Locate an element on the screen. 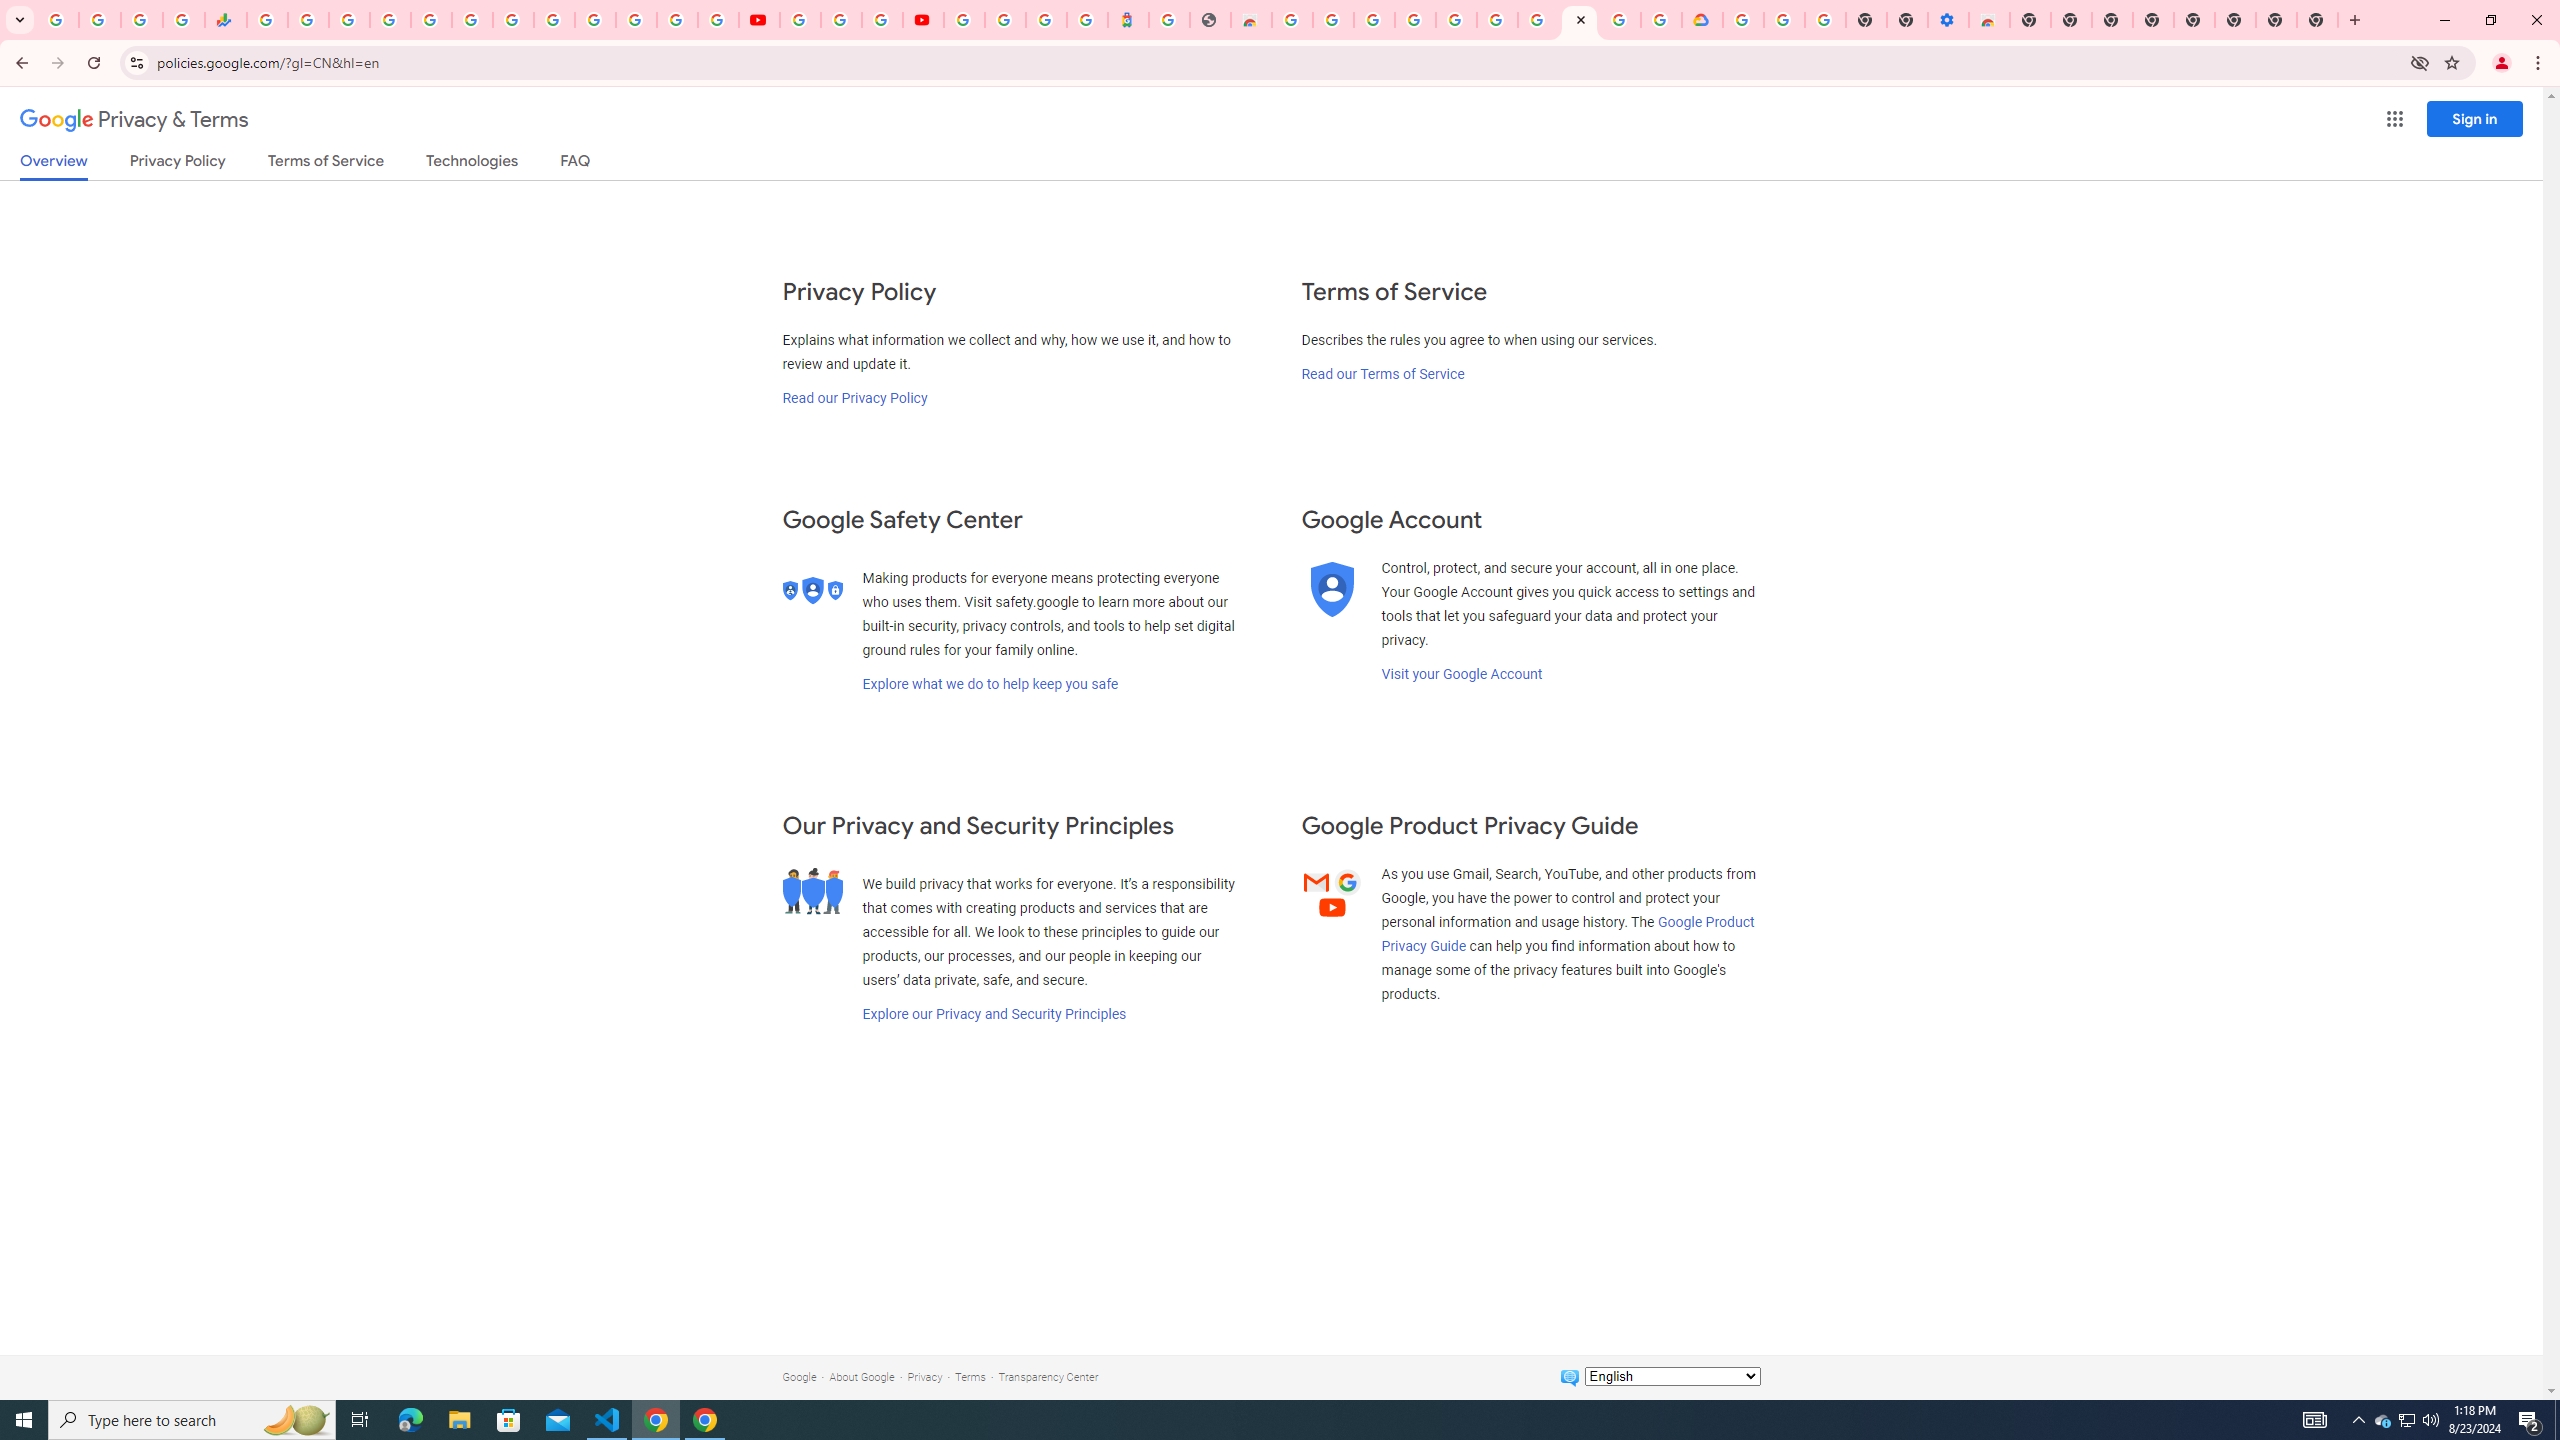  'Change language:' is located at coordinates (1671, 1374).